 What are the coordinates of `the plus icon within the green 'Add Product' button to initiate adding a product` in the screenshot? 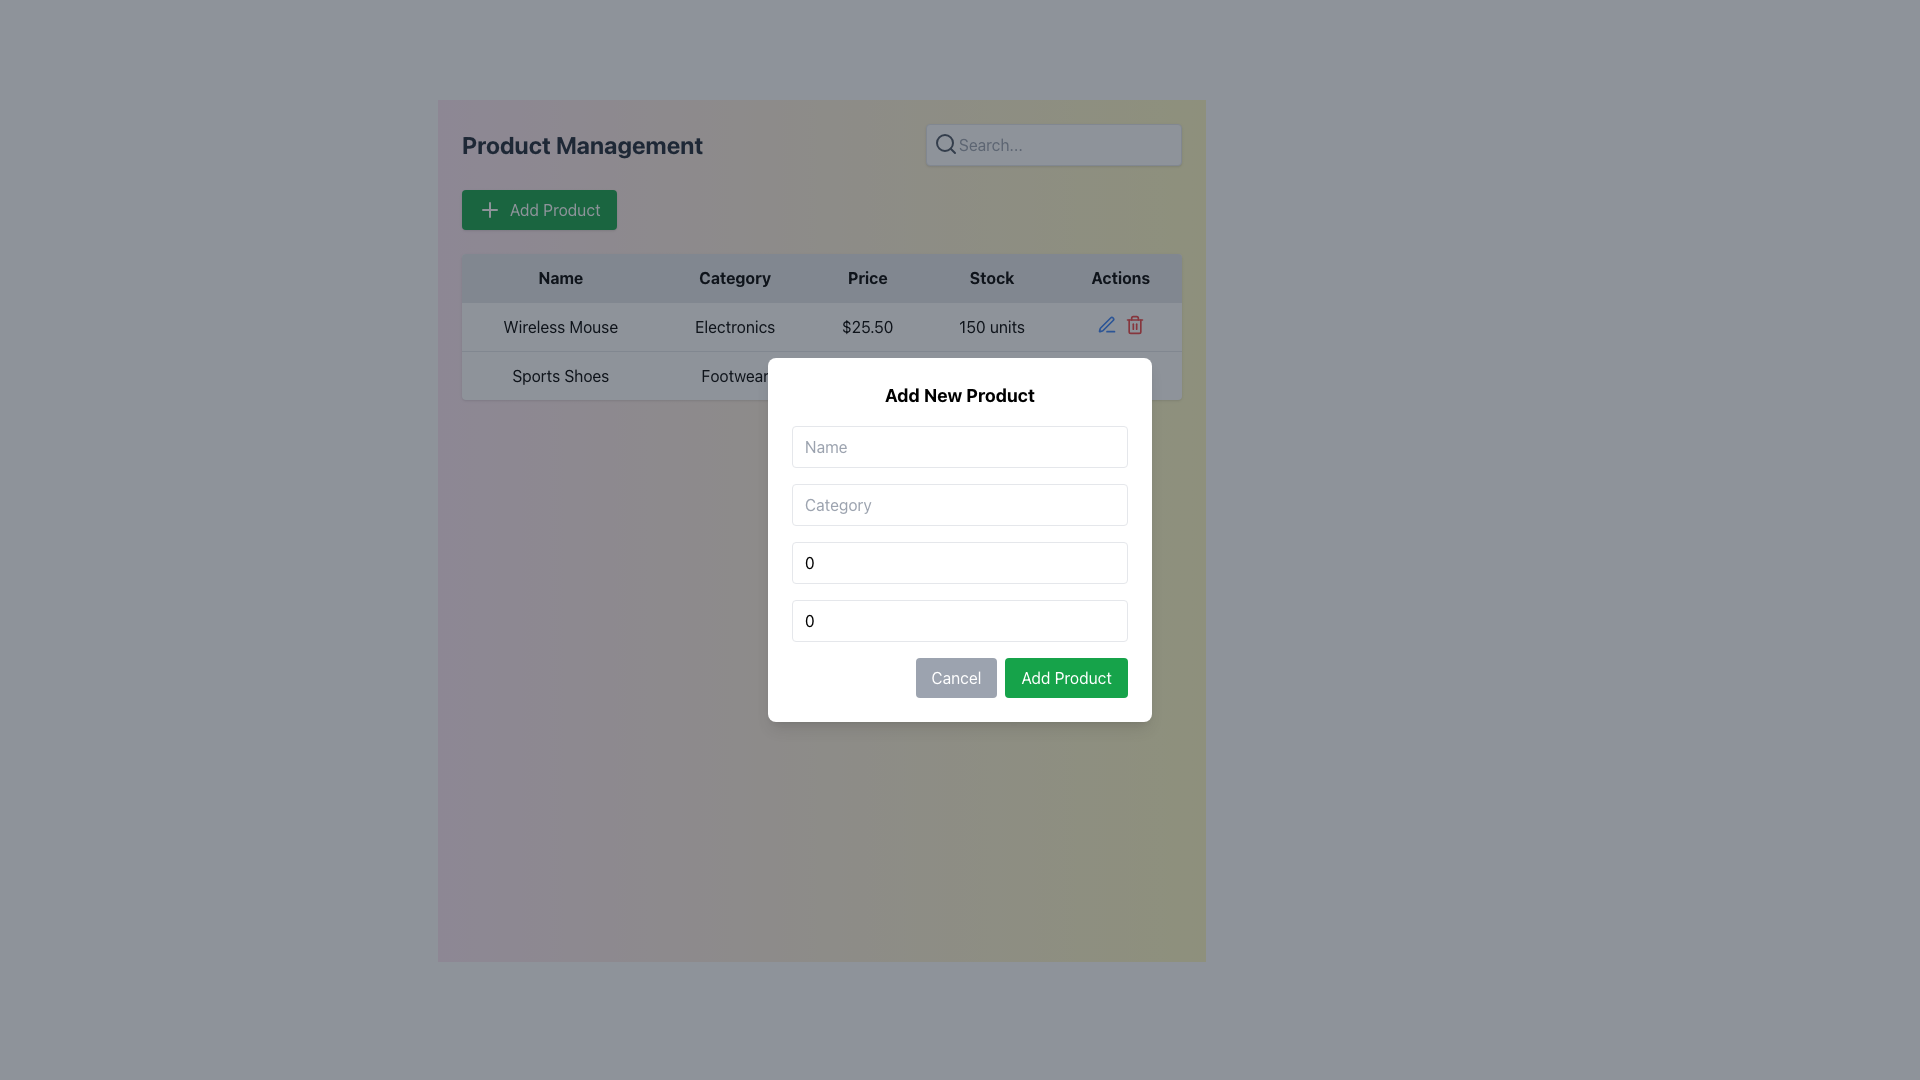 It's located at (489, 209).